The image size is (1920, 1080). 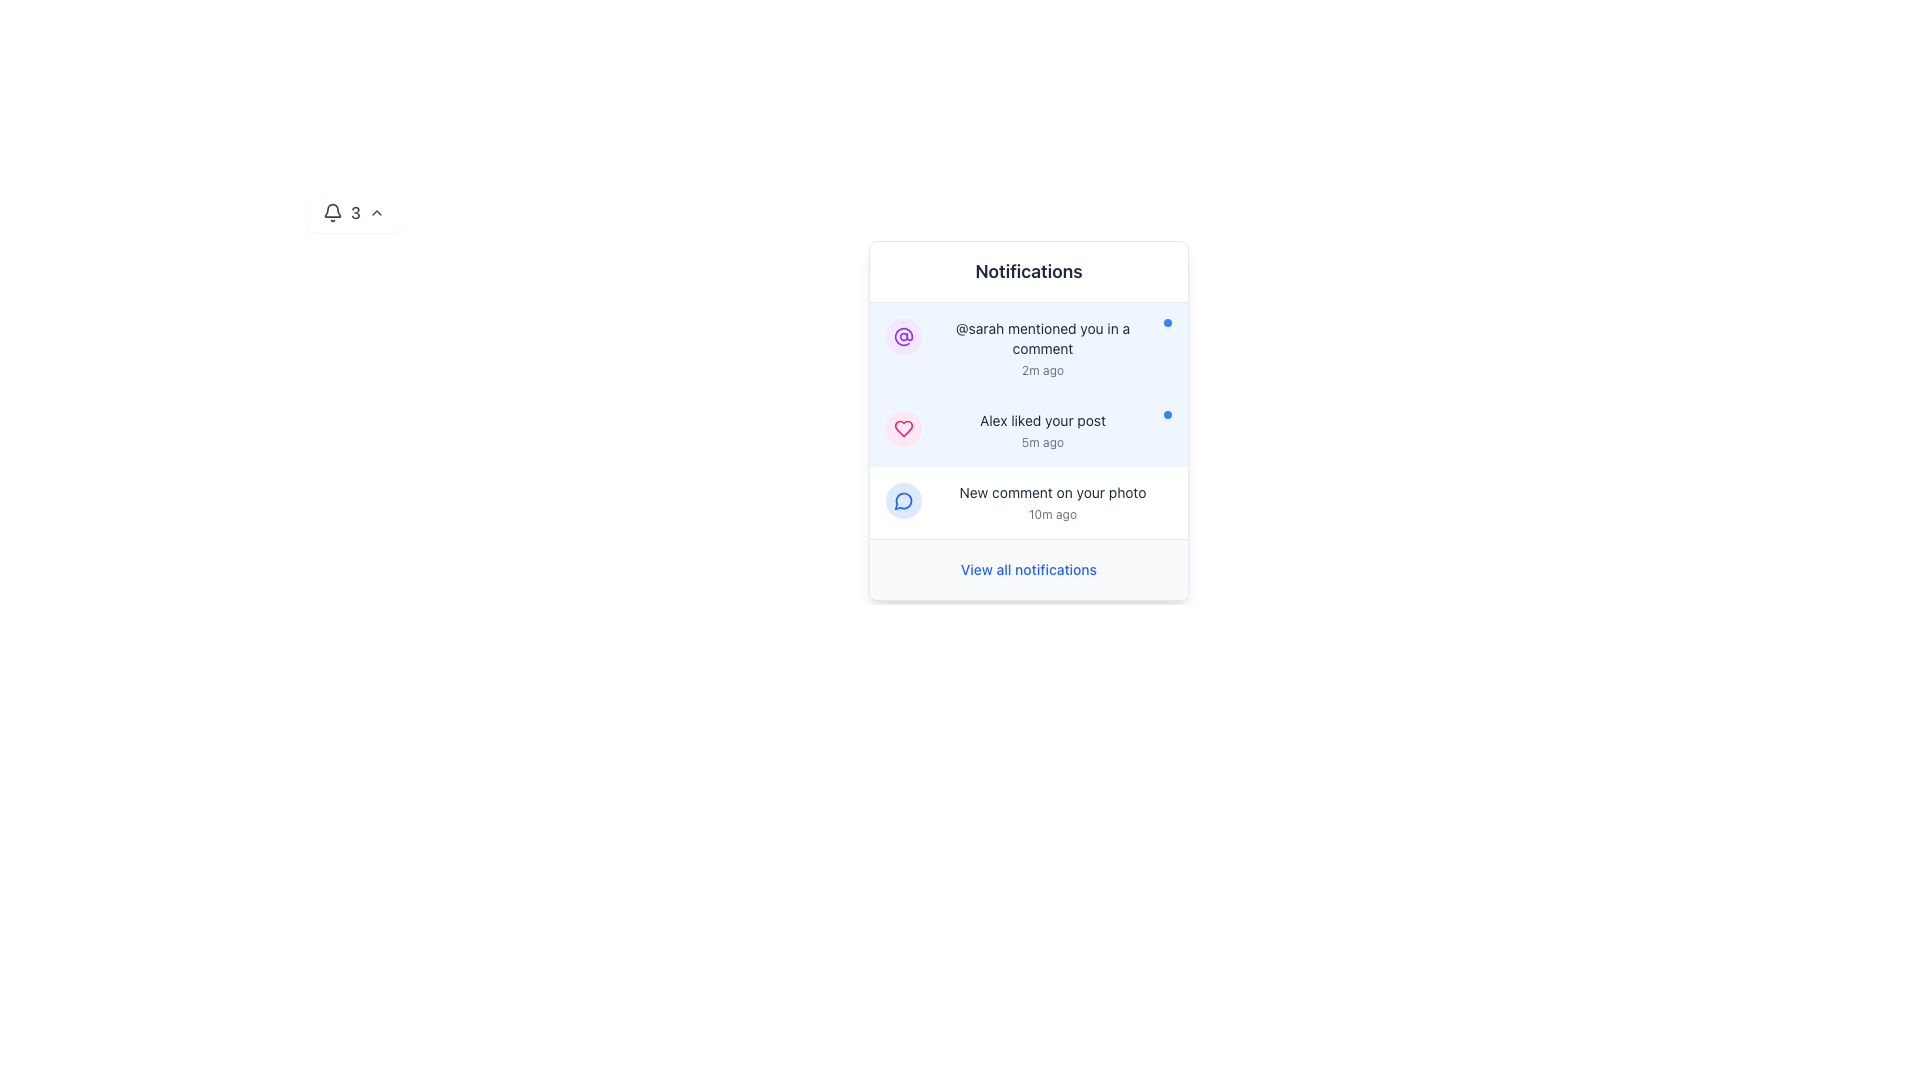 What do you see at coordinates (1051, 501) in the screenshot?
I see `the notification item that informs the user about a recent activity involving their photo, located` at bounding box center [1051, 501].